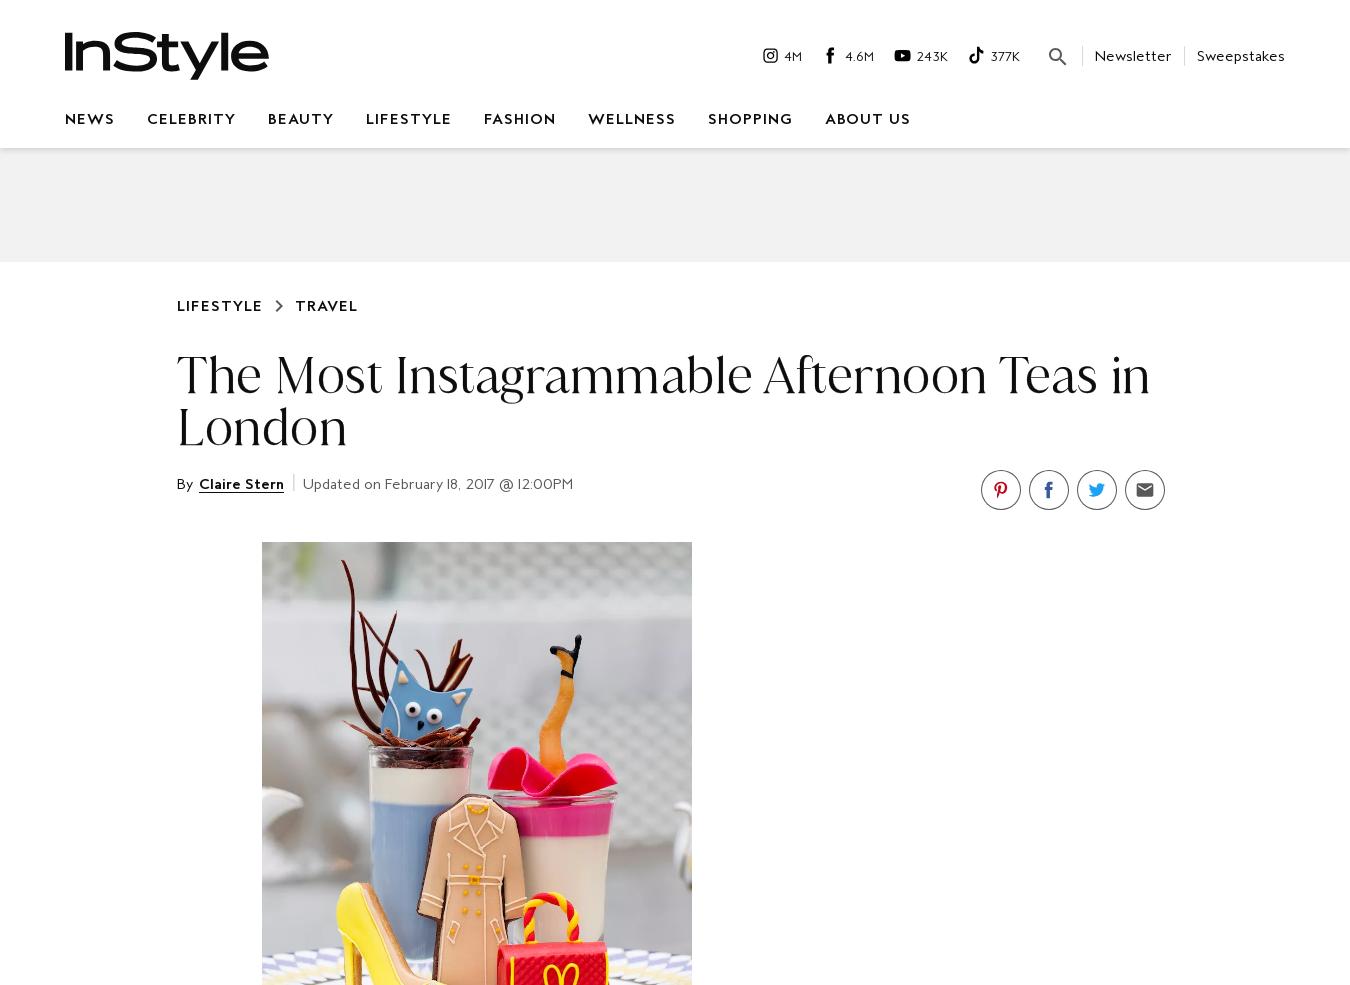  Describe the element at coordinates (631, 118) in the screenshot. I see `'Wellness'` at that location.